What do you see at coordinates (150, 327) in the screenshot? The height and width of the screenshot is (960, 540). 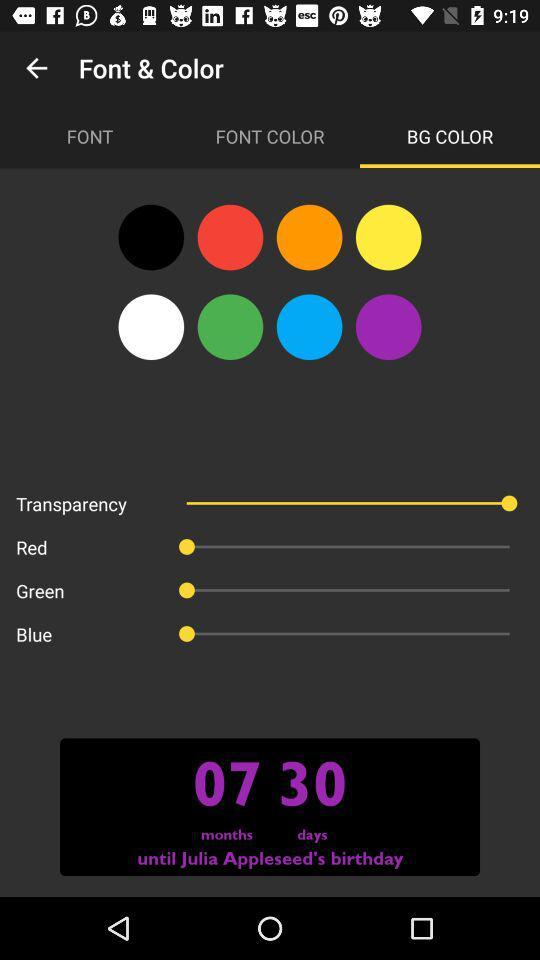 I see `the avatar icon` at bounding box center [150, 327].